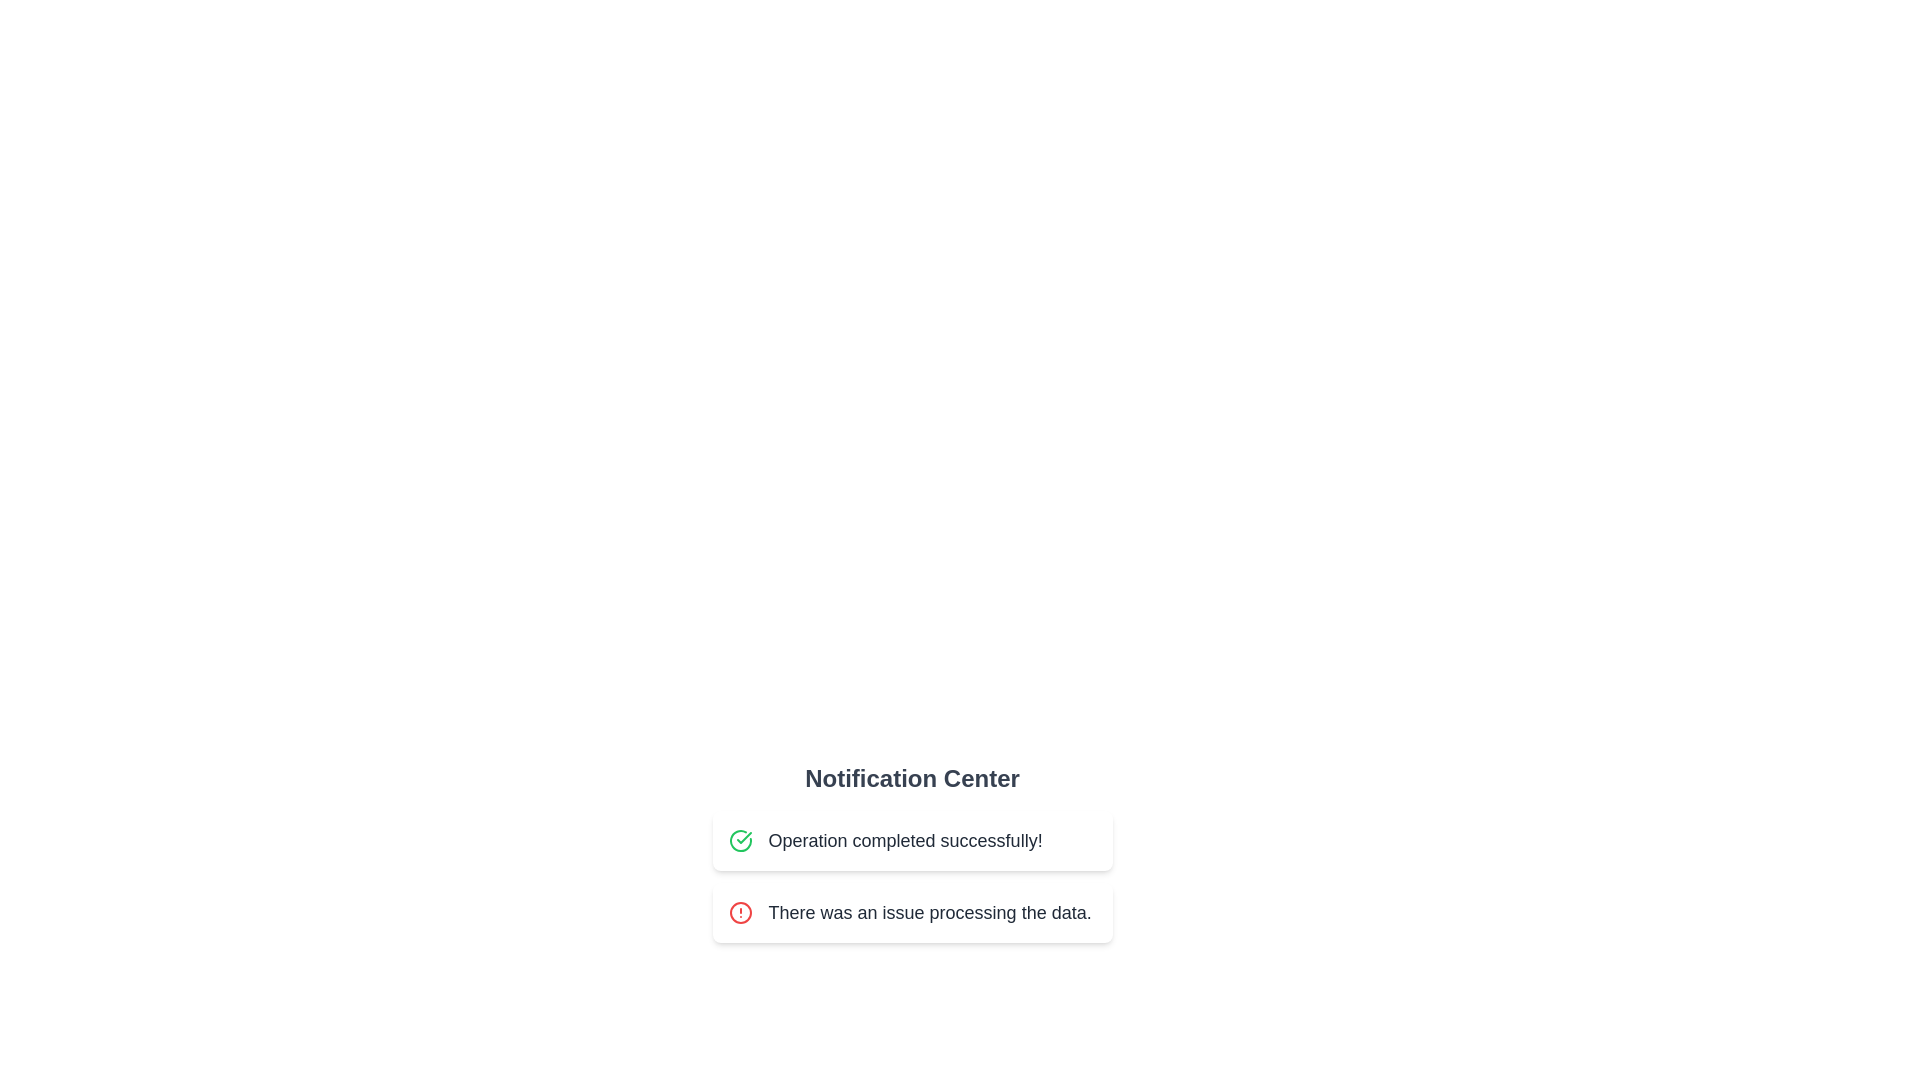  Describe the element at coordinates (739, 913) in the screenshot. I see `the warning icon located within the notification box that indicates an issue processing the data` at that location.